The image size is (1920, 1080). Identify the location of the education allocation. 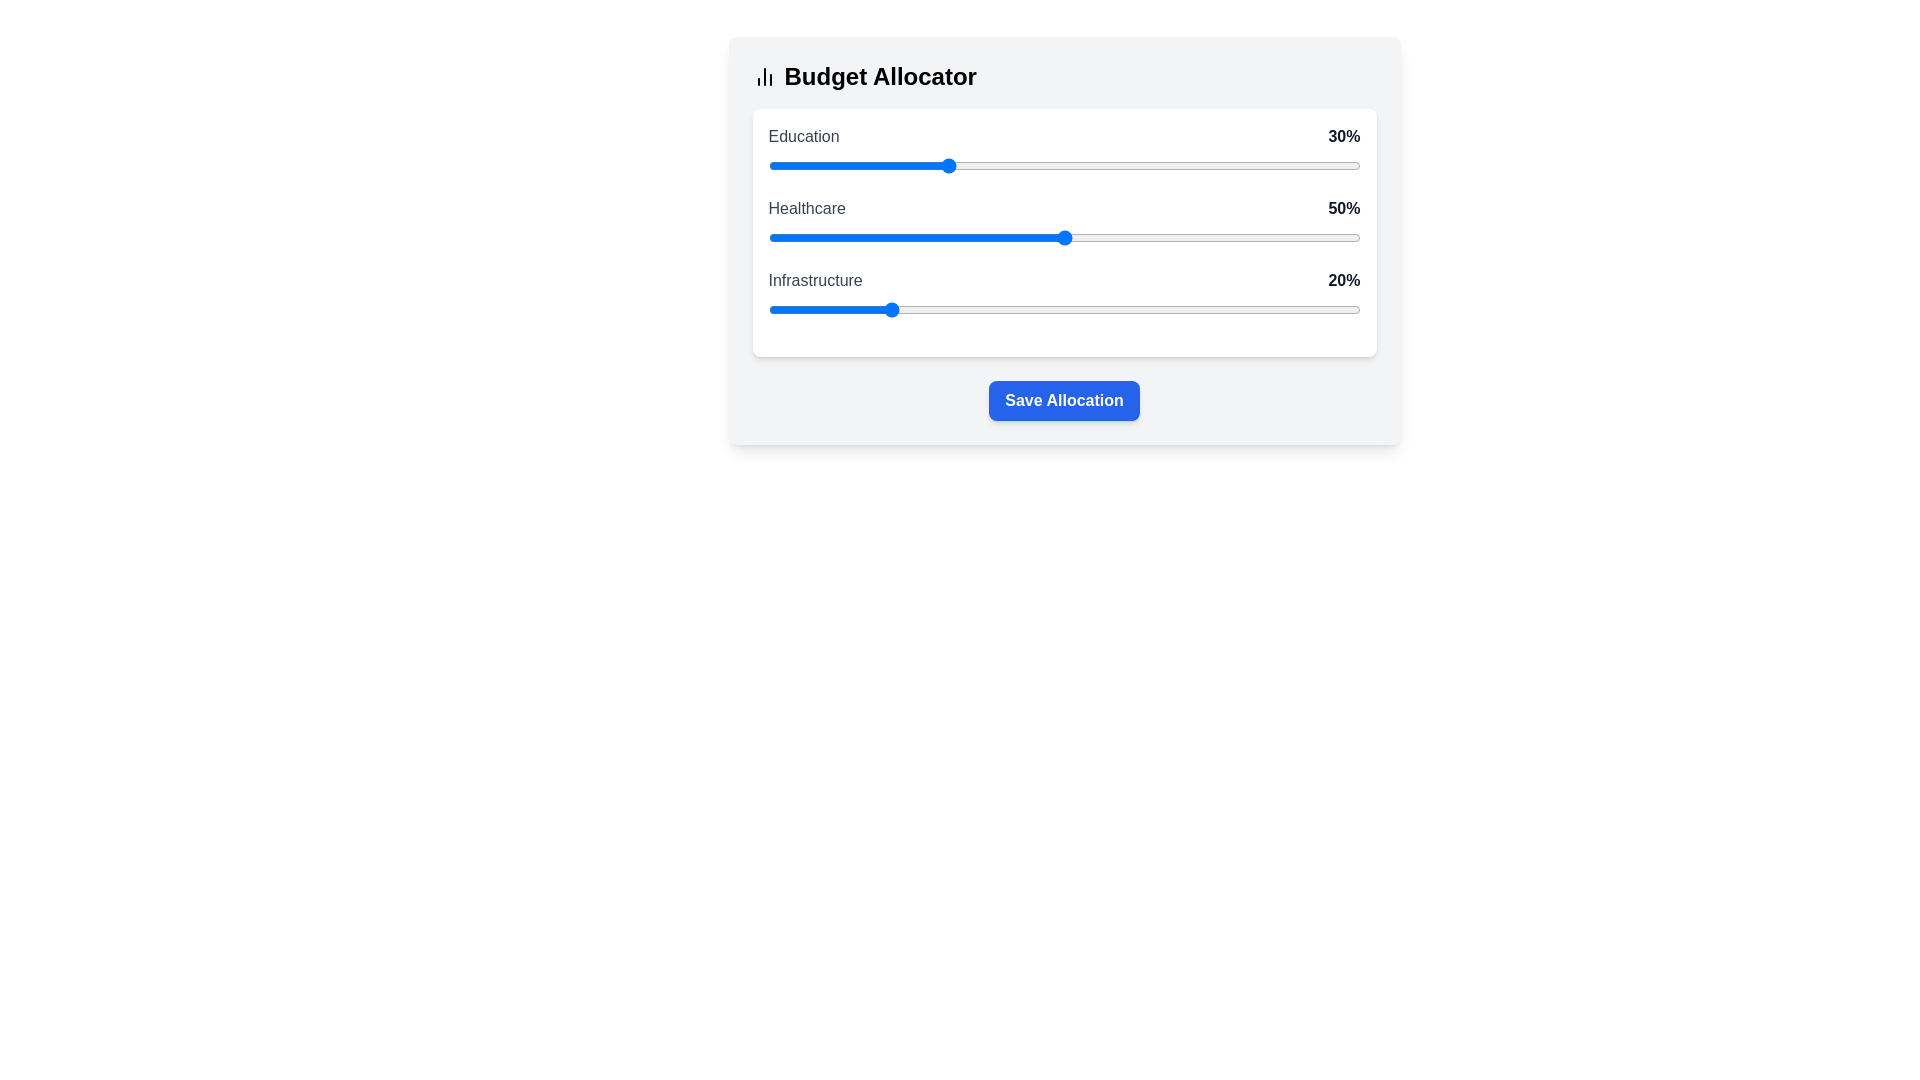
(1301, 164).